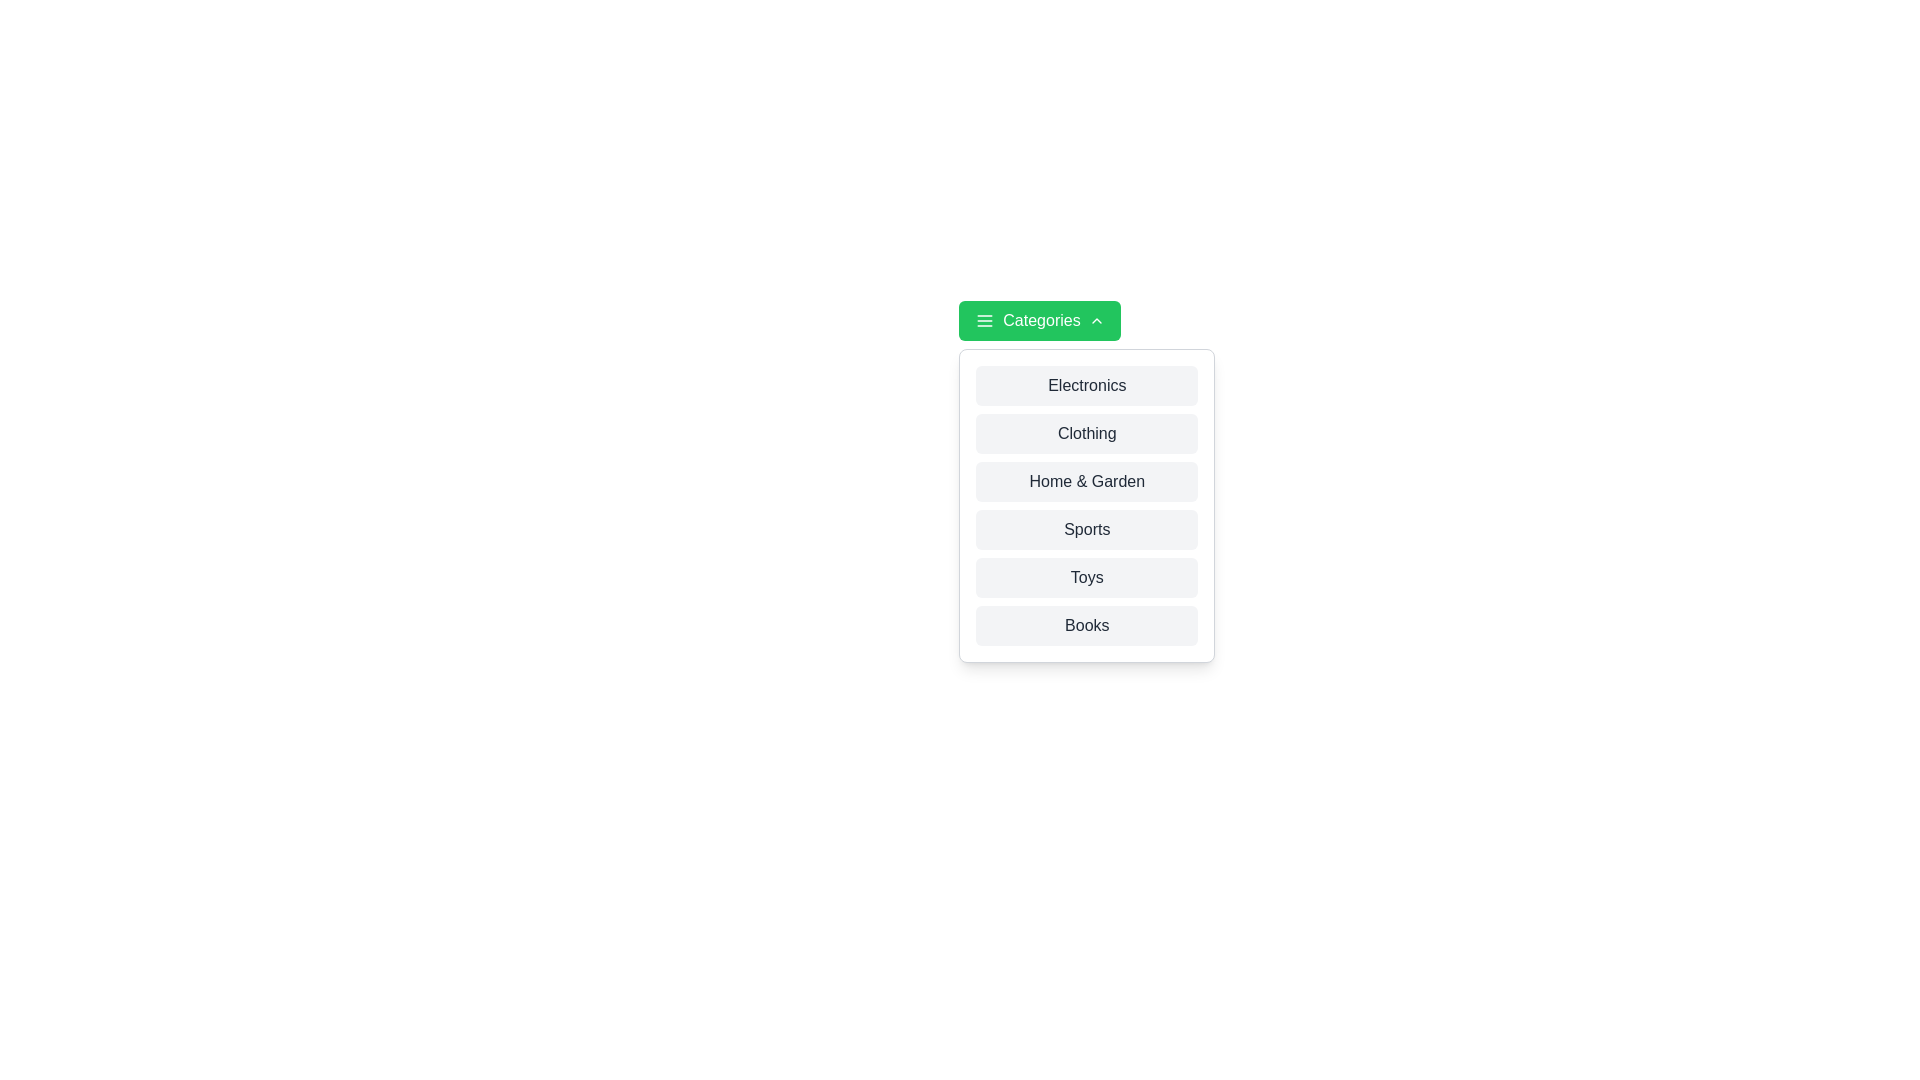 Image resolution: width=1920 pixels, height=1080 pixels. Describe the element at coordinates (1086, 482) in the screenshot. I see `the 'Home & Garden' button, which is a rectangular button with a light gray background and dark gray text, located in the dropdown menu below 'Clothing' and above 'Sports'` at that location.